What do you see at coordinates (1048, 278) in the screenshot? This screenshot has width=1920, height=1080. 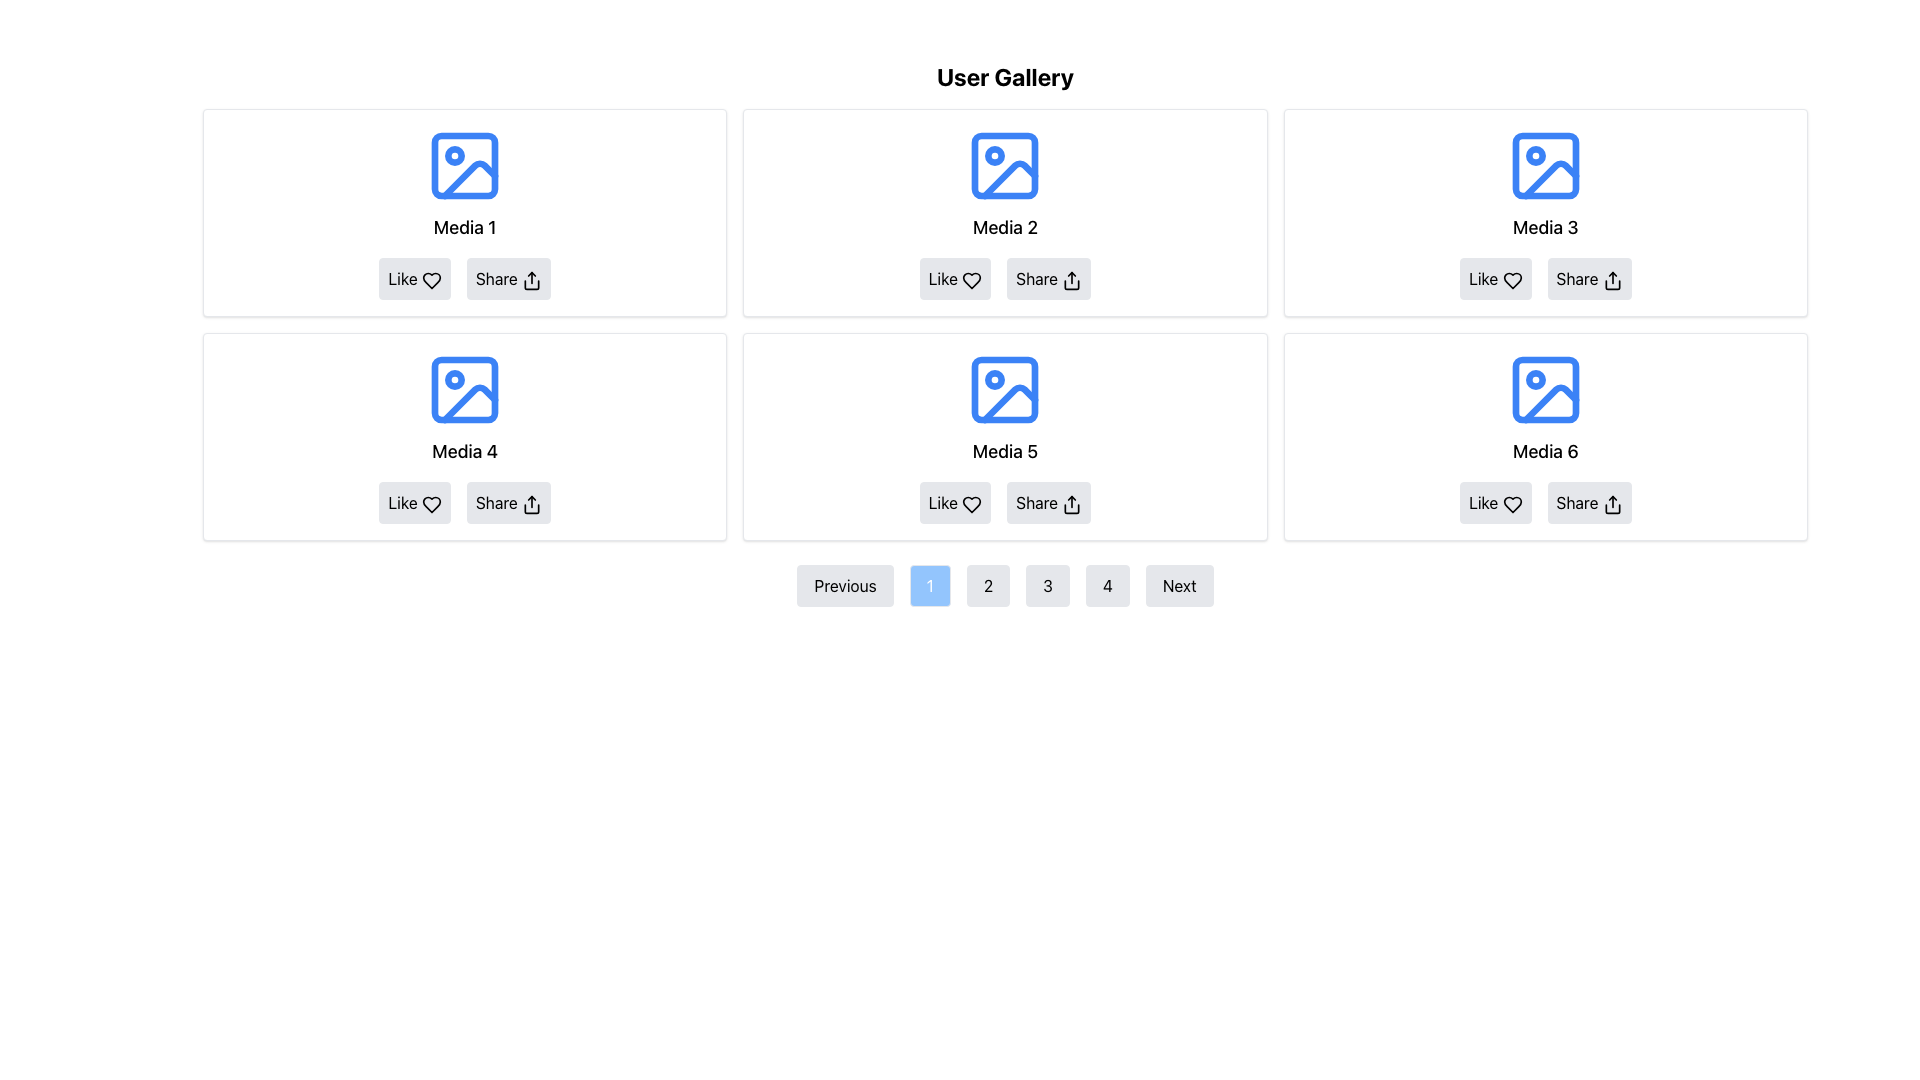 I see `the share button located in the second media card of the gallery, positioned below the 'Media 2' label and to the right of the 'Like' button` at bounding box center [1048, 278].